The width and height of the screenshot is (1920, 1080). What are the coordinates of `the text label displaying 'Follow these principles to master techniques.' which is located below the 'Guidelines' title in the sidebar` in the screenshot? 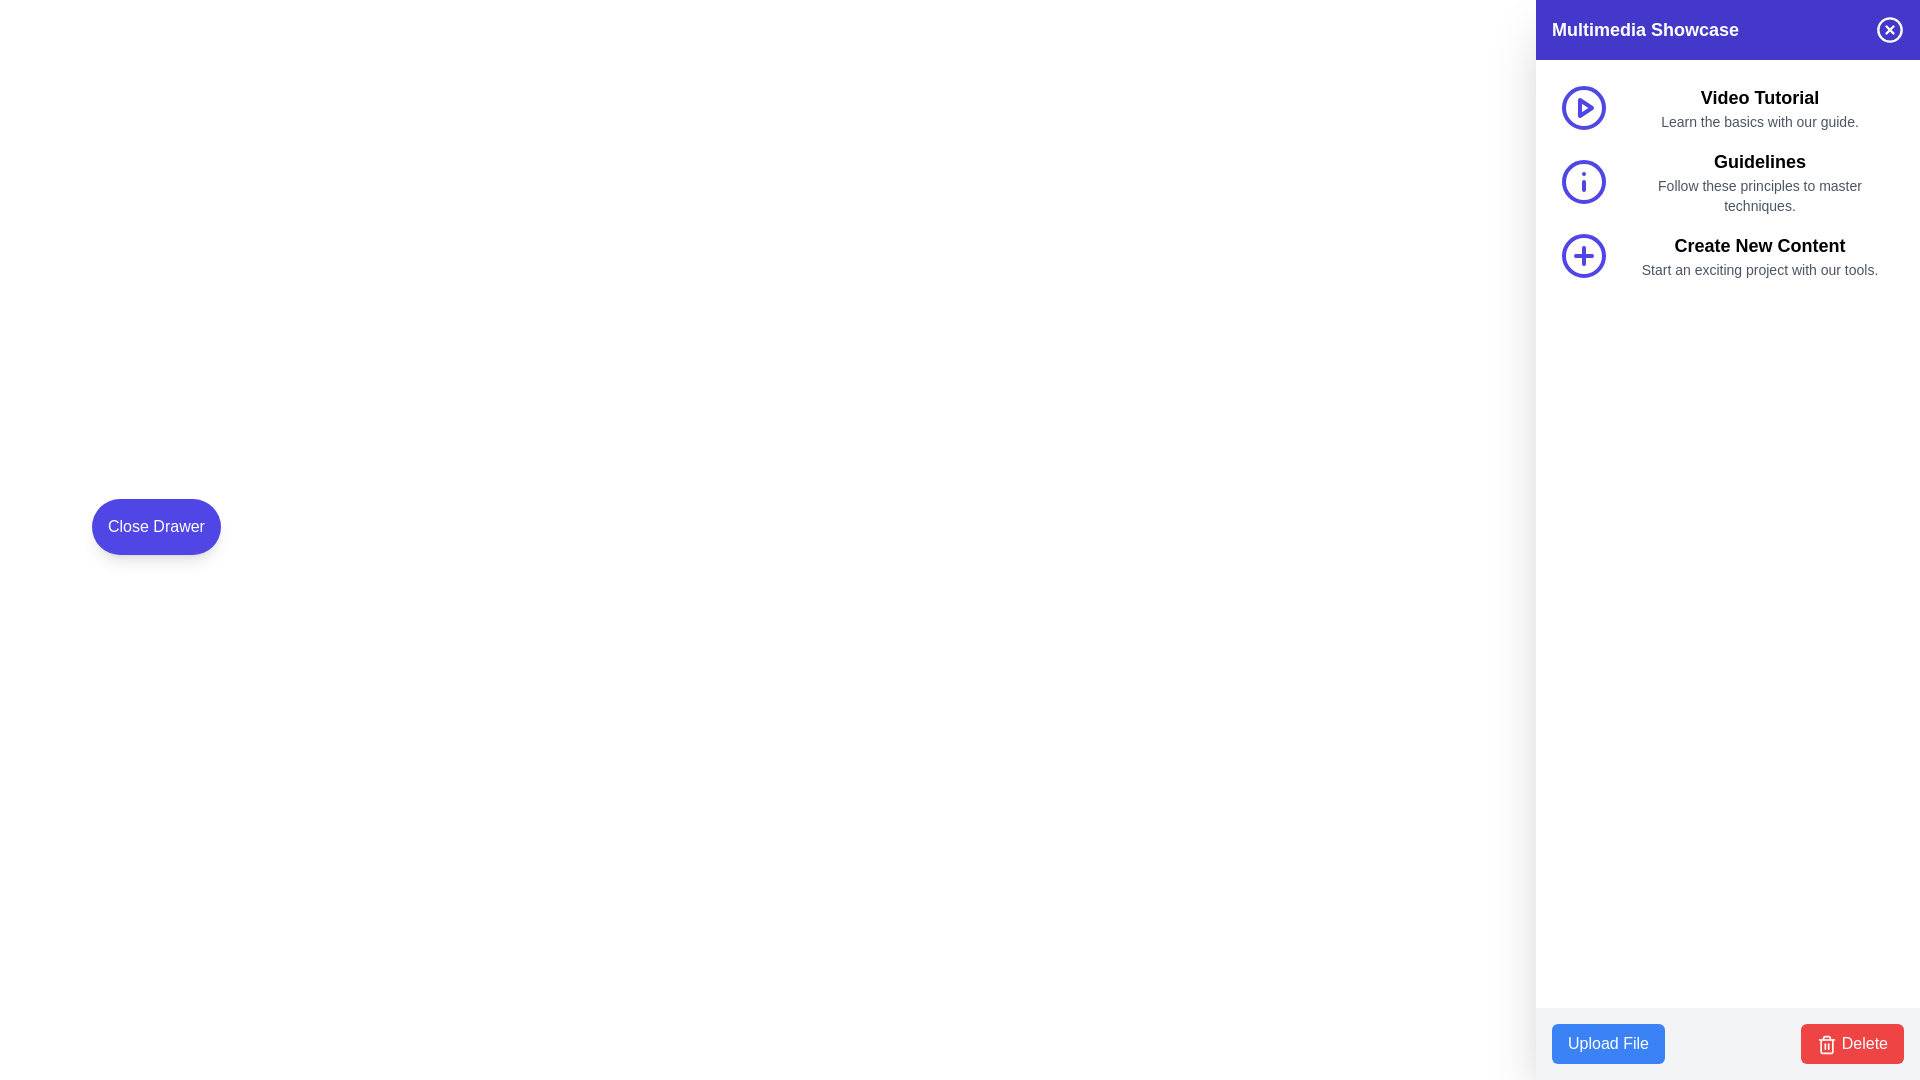 It's located at (1760, 196).